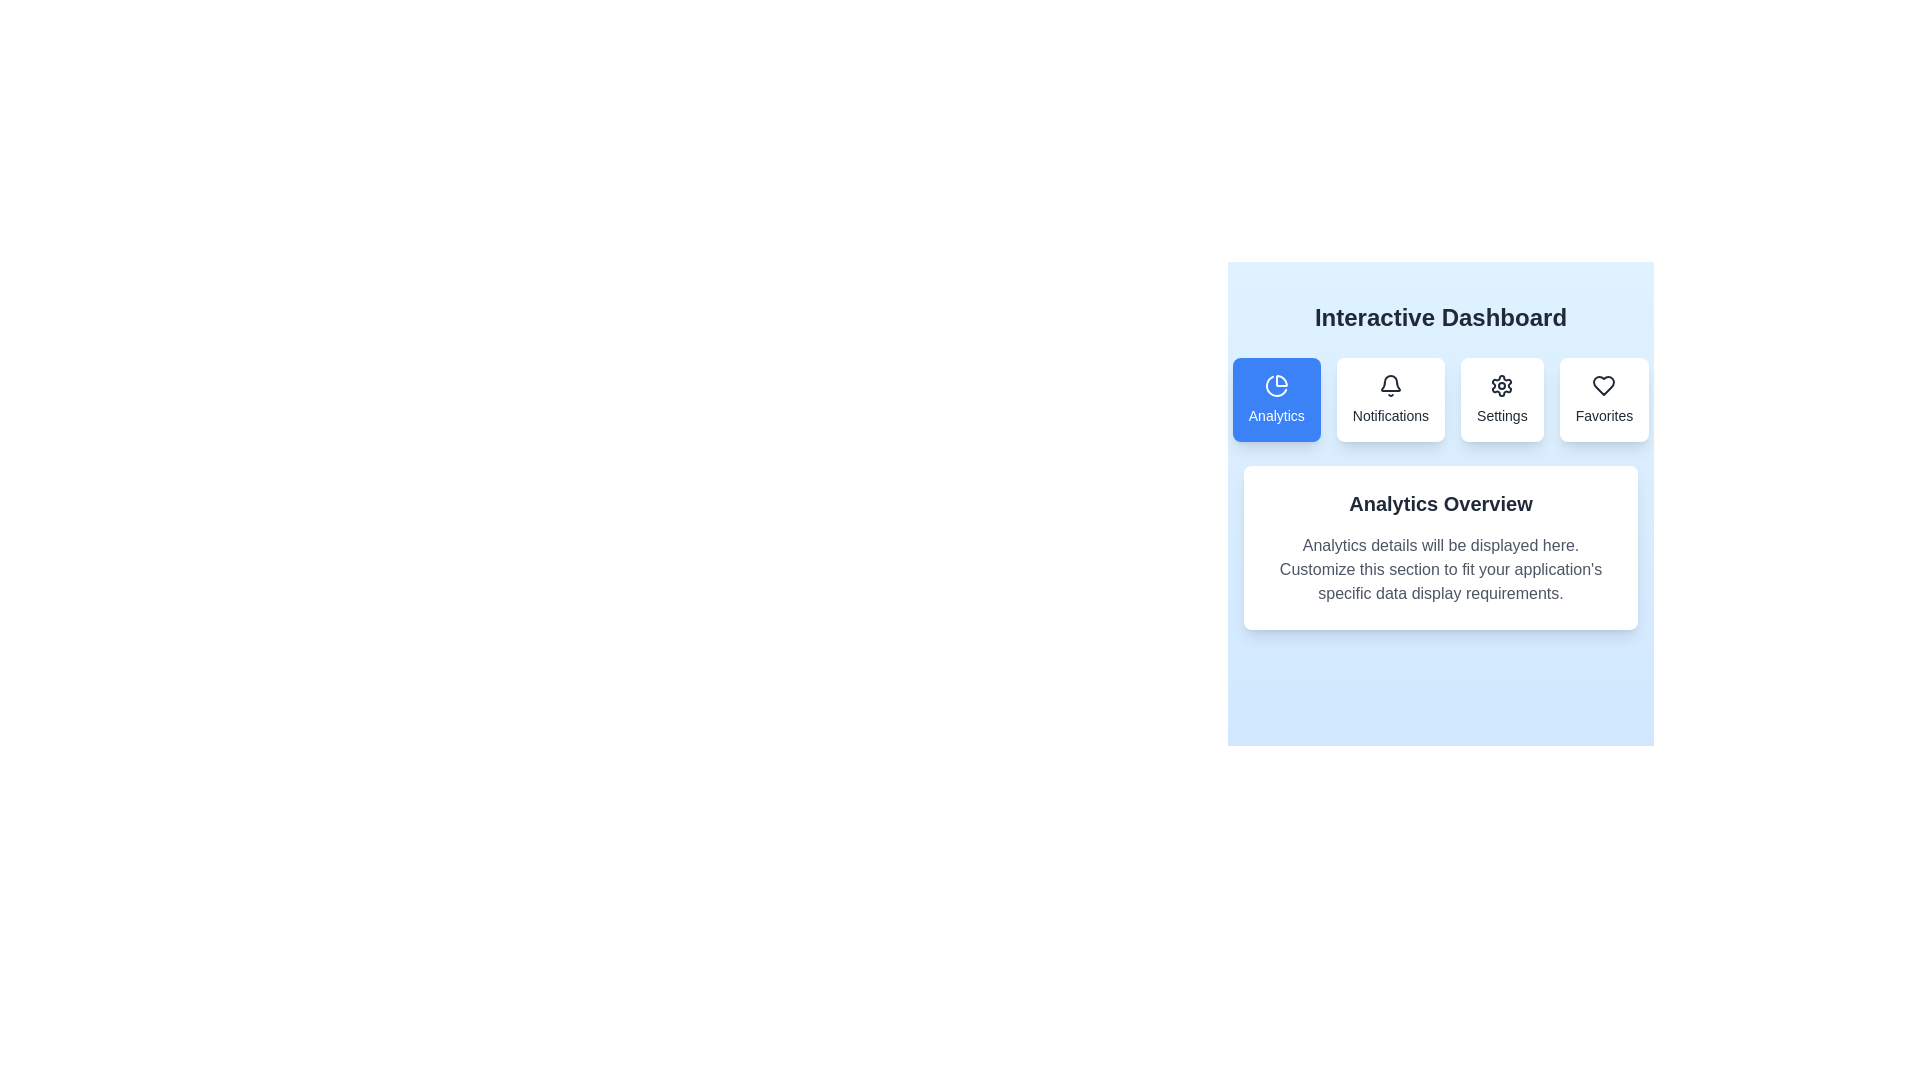  I want to click on the gear icon representing the 'Settings' option in the navigation bar located at the top section of the card layout, so click(1502, 385).